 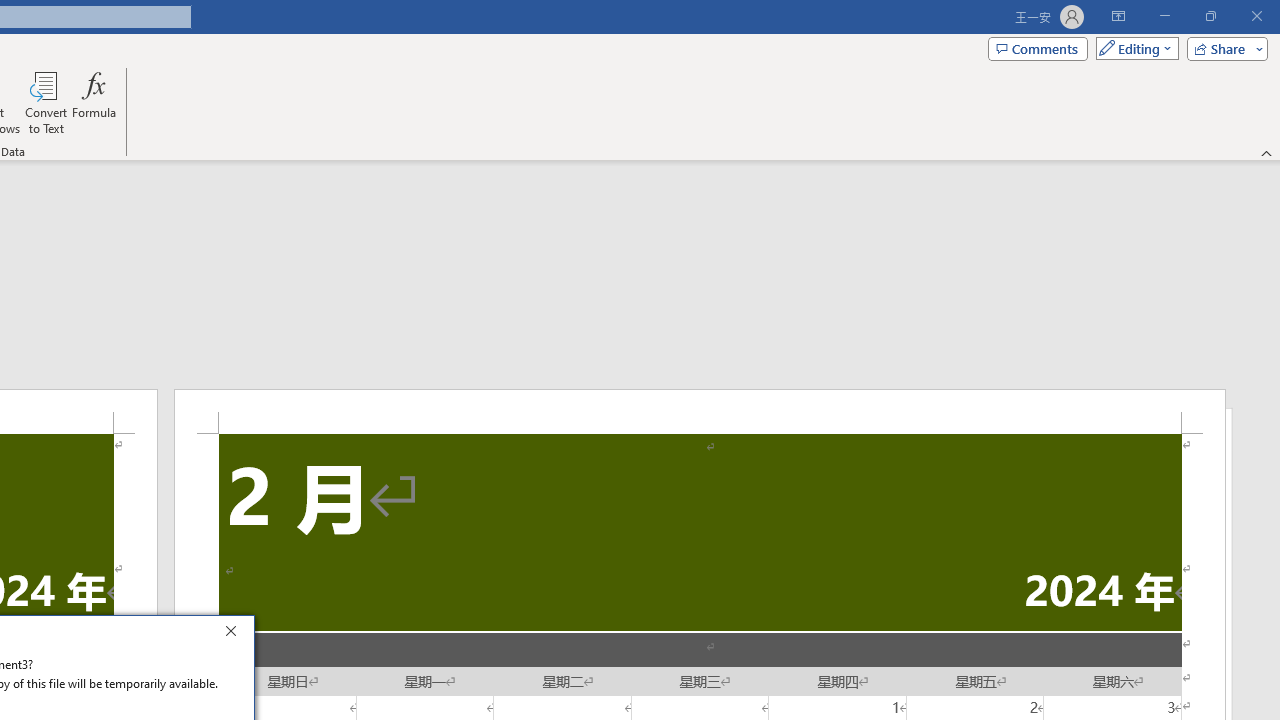 What do you see at coordinates (700, 410) in the screenshot?
I see `'Header -Section 2-'` at bounding box center [700, 410].